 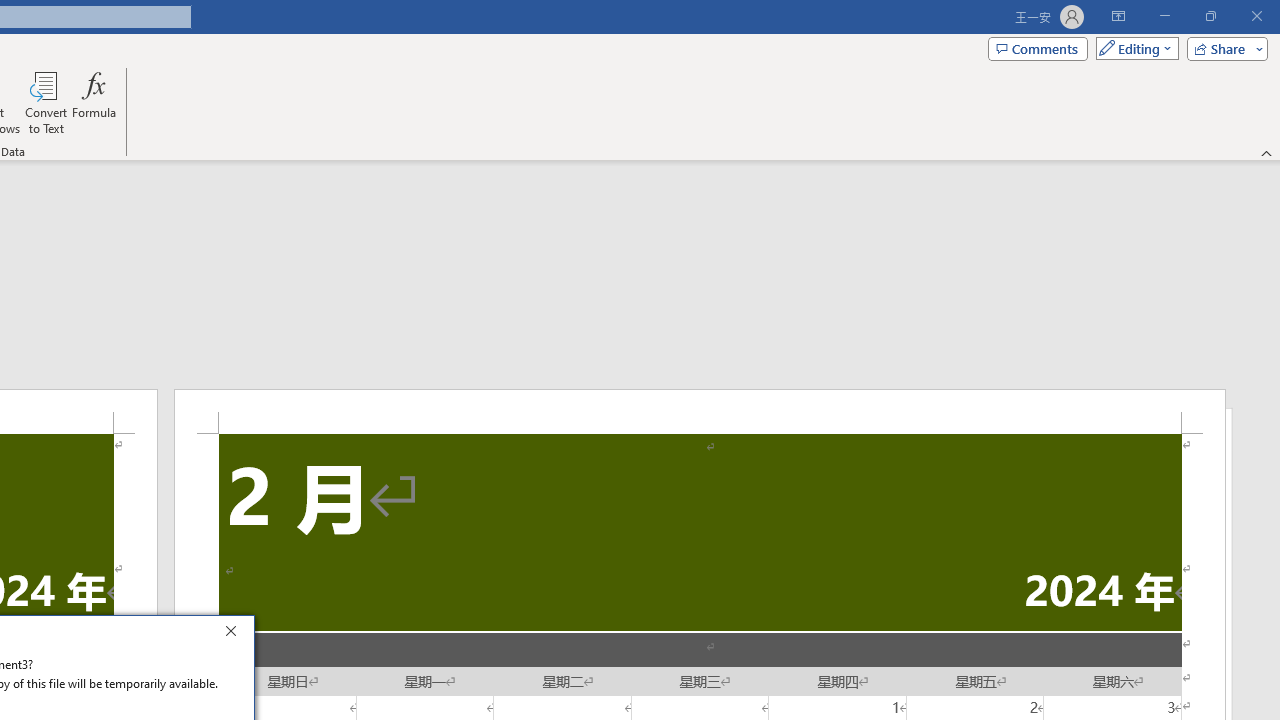 What do you see at coordinates (700, 410) in the screenshot?
I see `'Header -Section 2-'` at bounding box center [700, 410].